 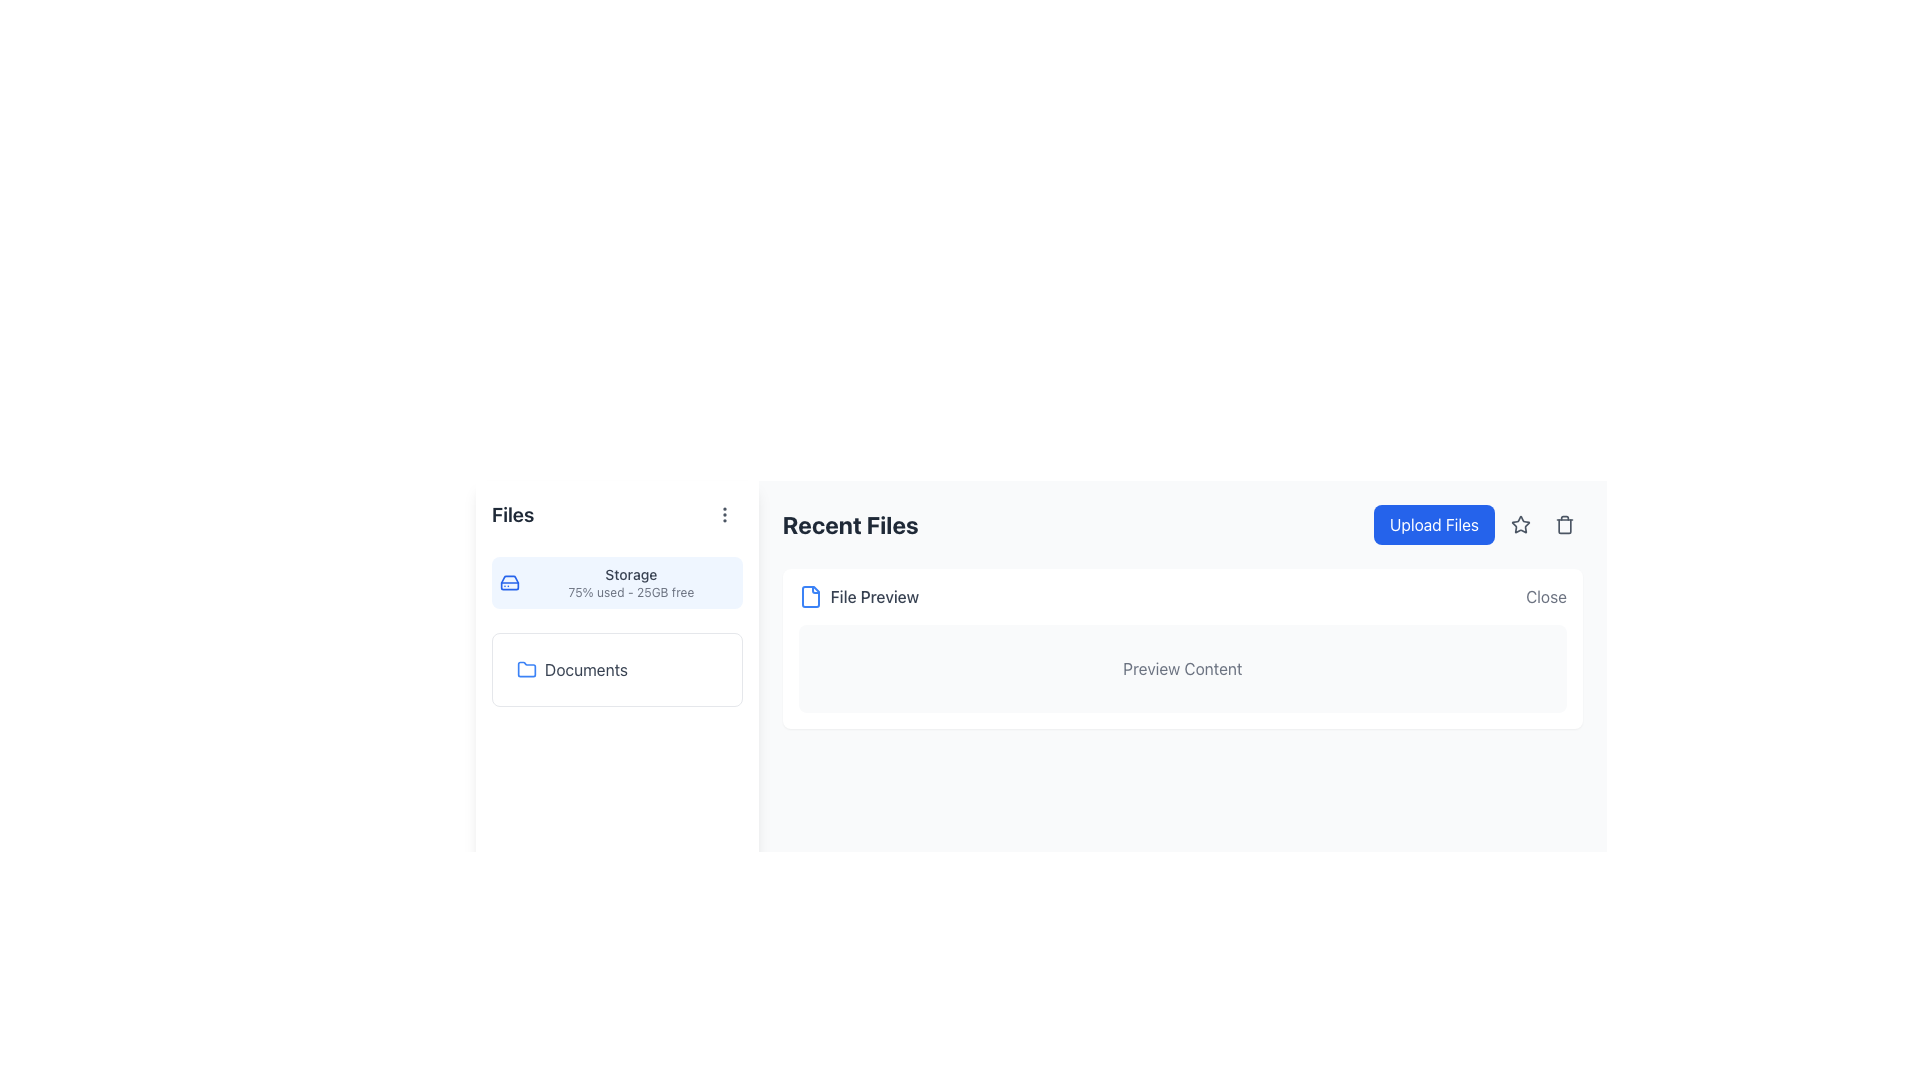 I want to click on the star icon button located in the top-right corner of the recent files section to mark it as favorite, so click(x=1520, y=523).